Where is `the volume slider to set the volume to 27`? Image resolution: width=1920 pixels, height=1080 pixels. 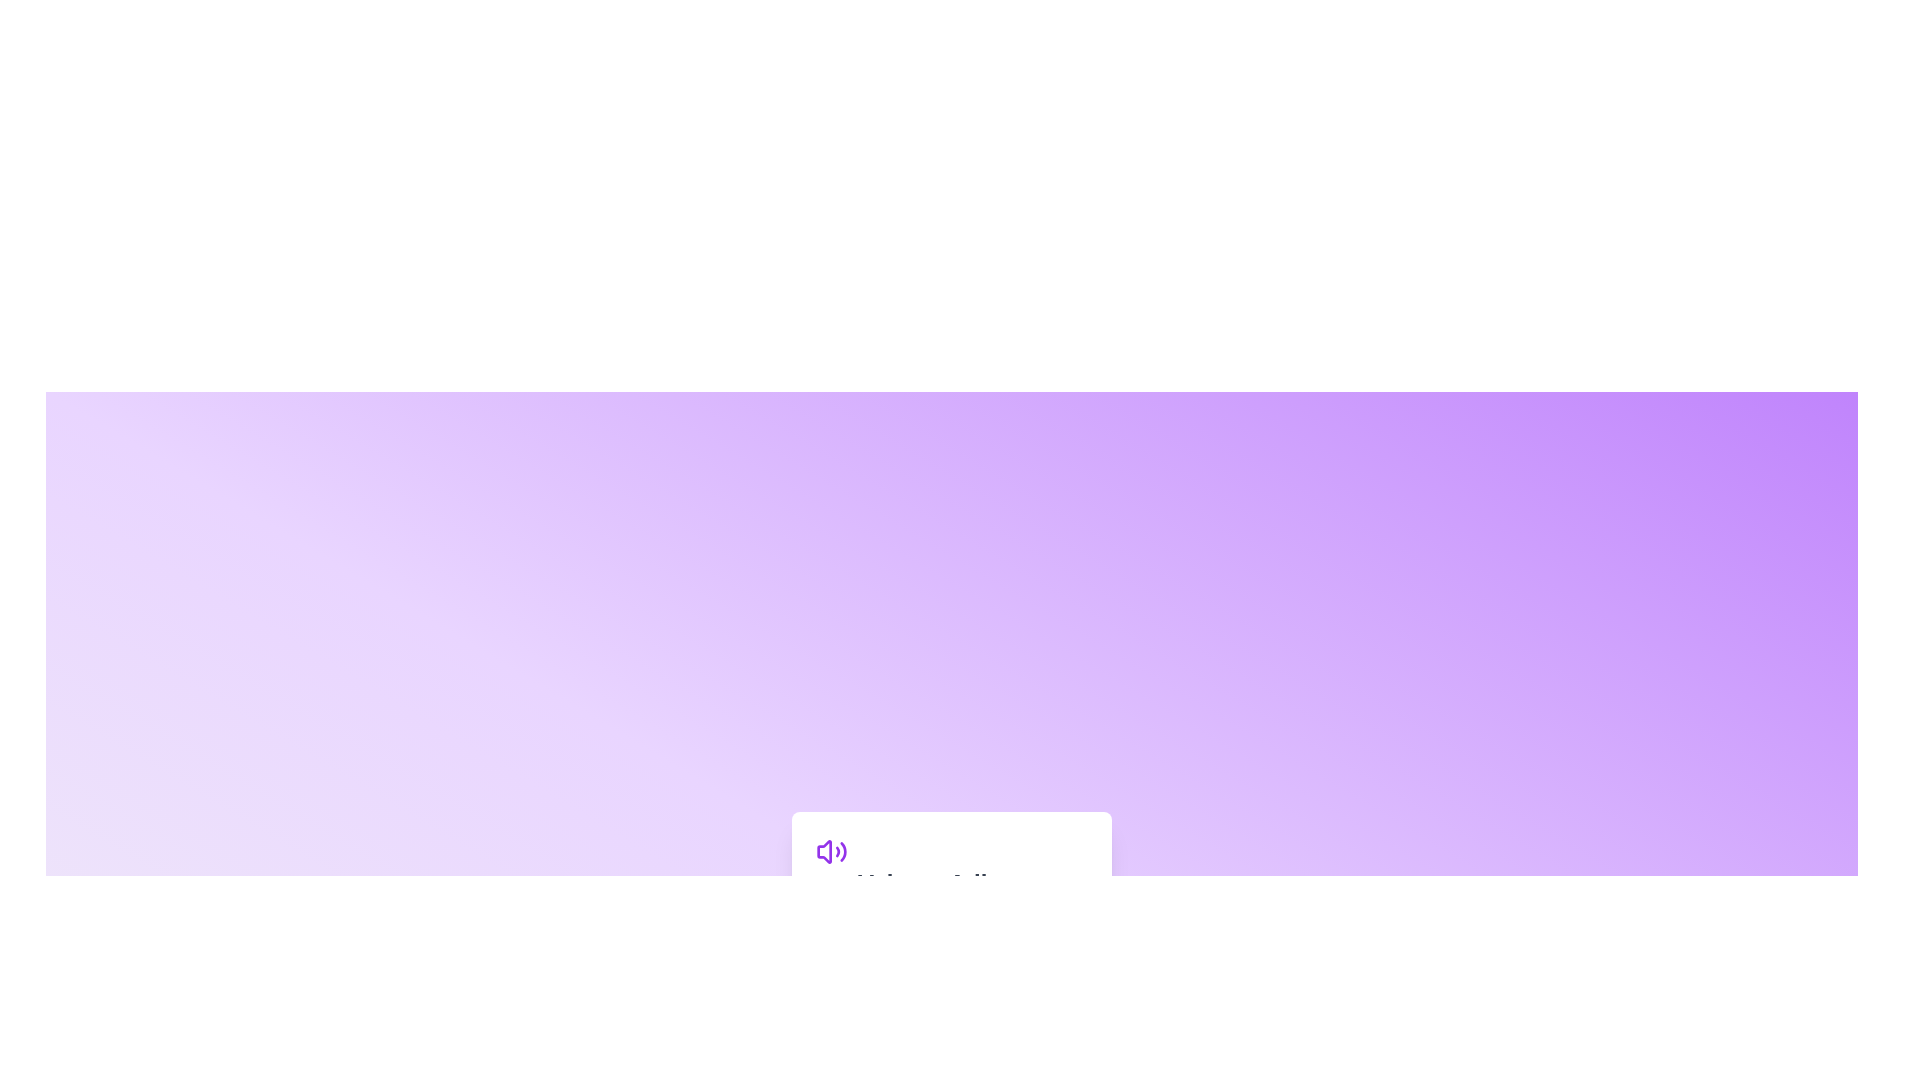
the volume slider to set the volume to 27 is located at coordinates (888, 929).